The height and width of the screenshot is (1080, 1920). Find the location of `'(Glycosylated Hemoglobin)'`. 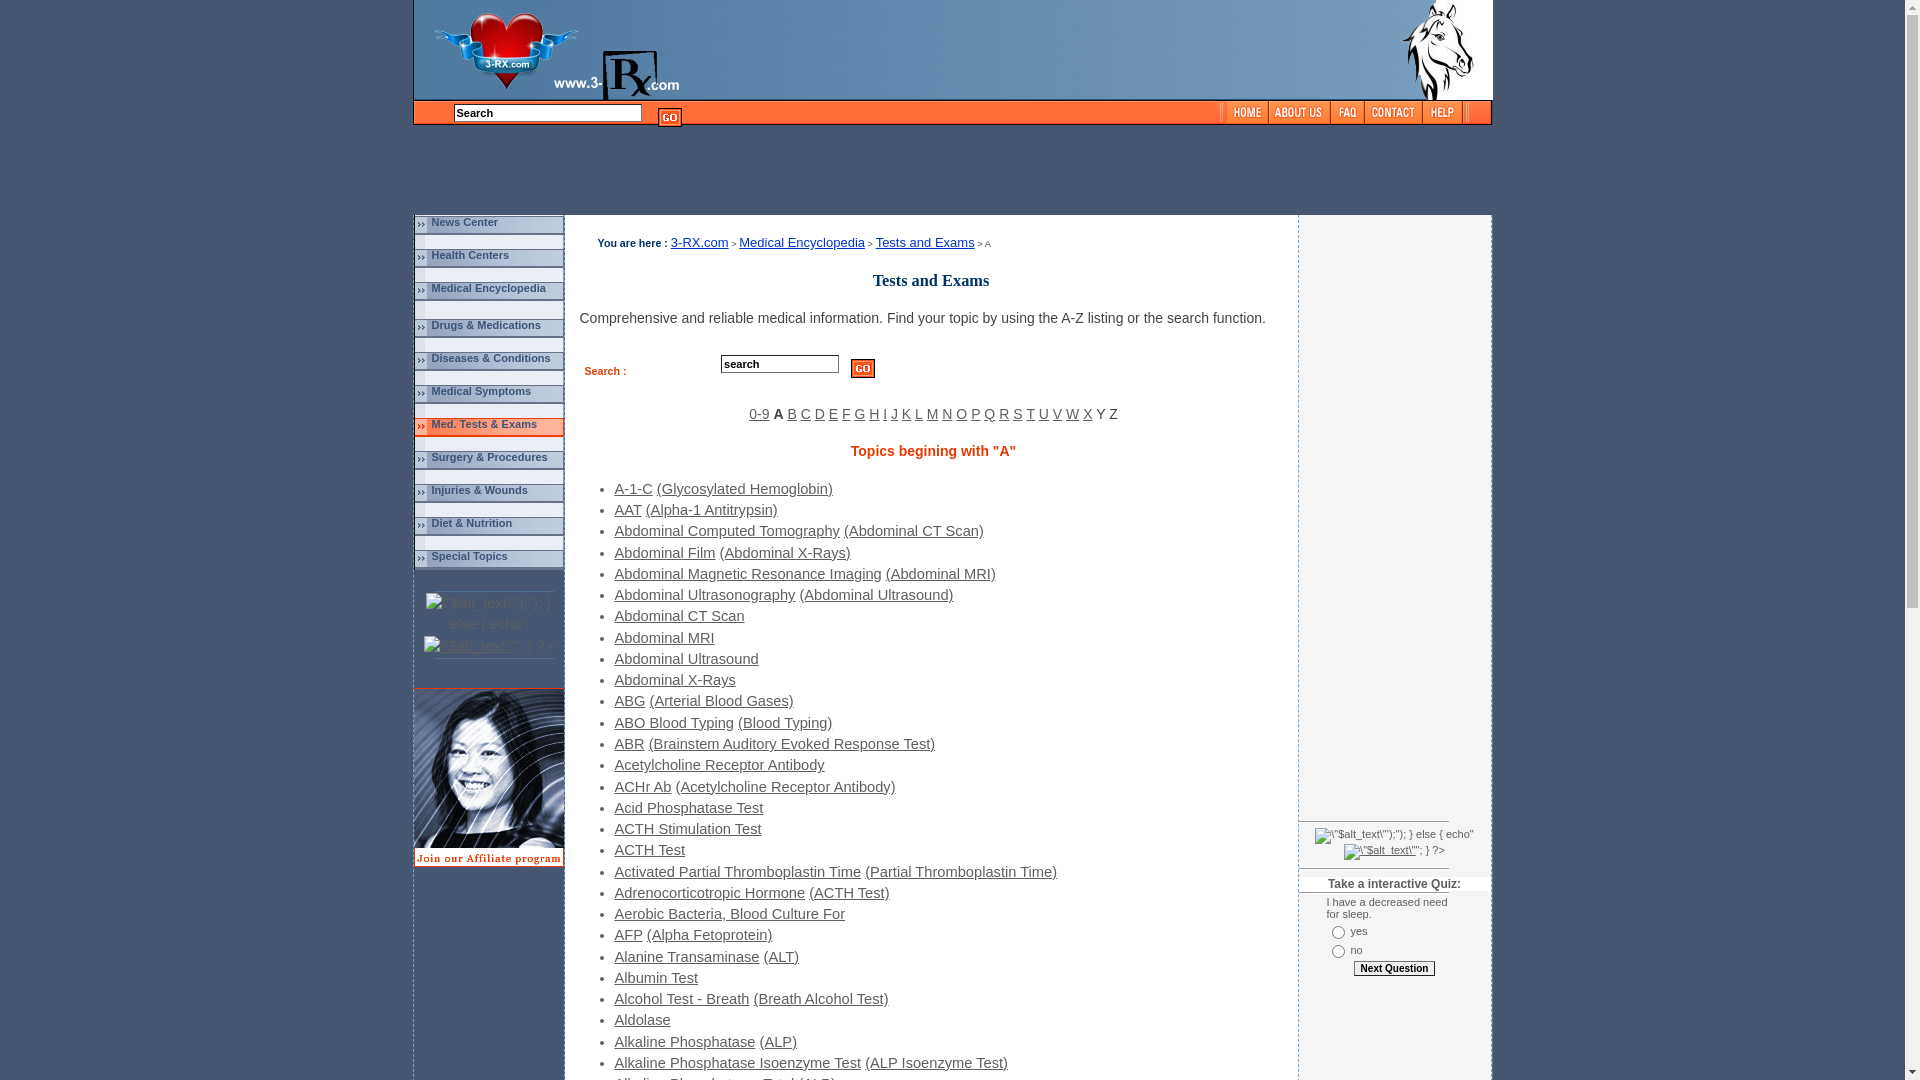

'(Glycosylated Hemoglobin)' is located at coordinates (743, 489).